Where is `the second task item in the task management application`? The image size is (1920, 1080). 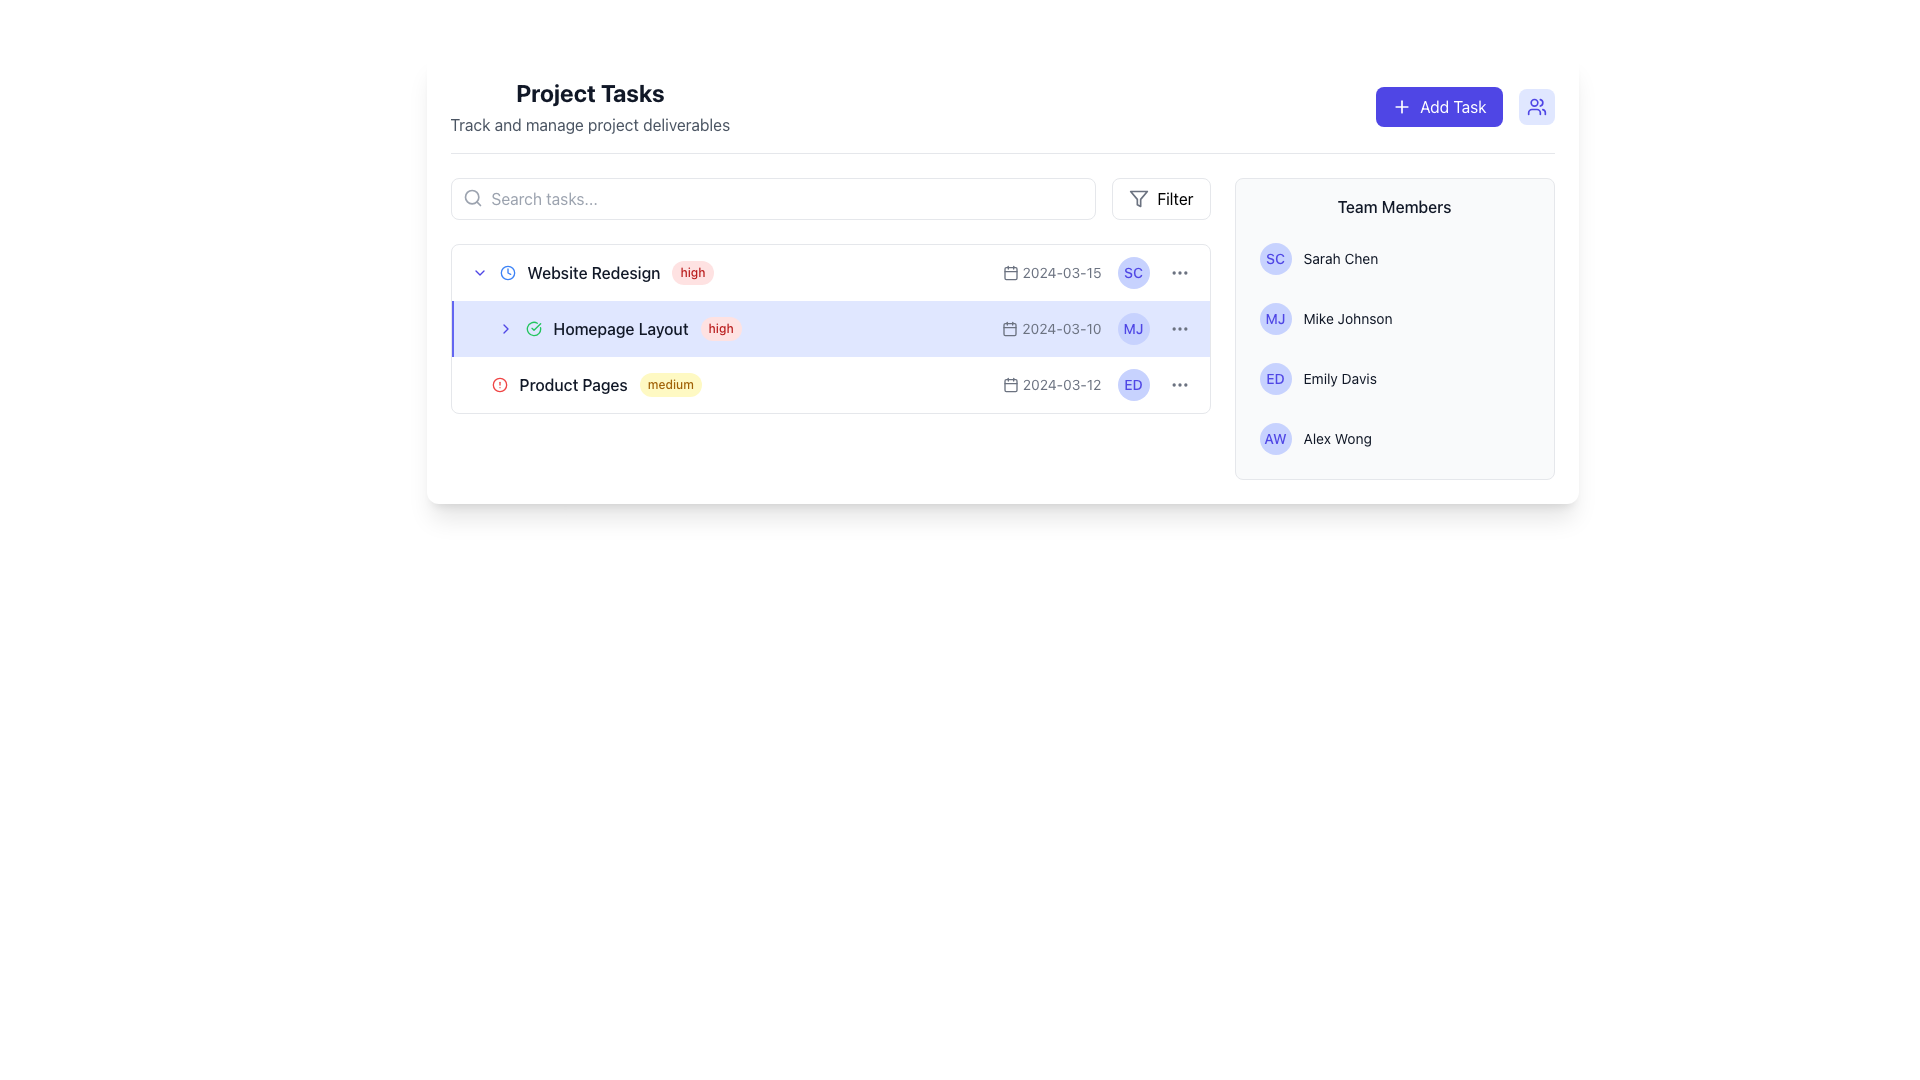 the second task item in the task management application is located at coordinates (830, 327).